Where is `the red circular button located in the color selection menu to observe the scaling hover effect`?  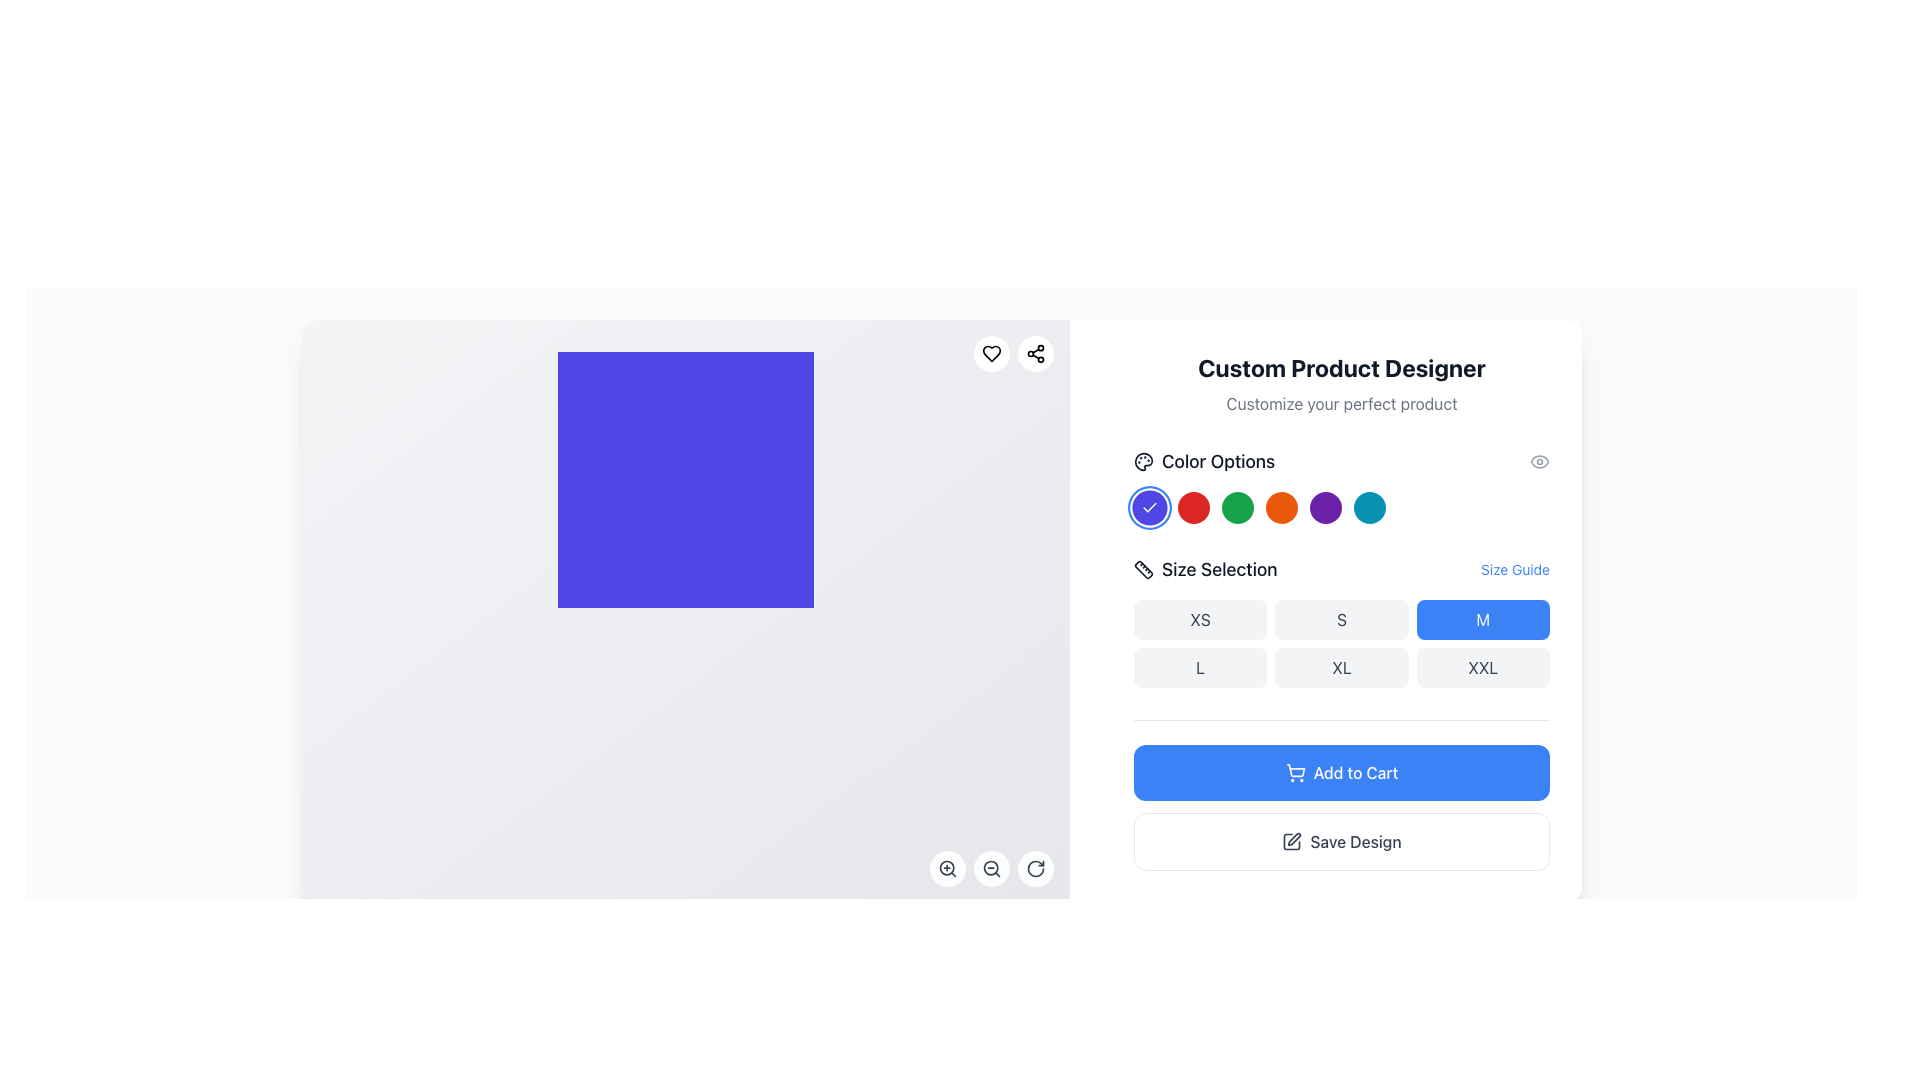
the red circular button located in the color selection menu to observe the scaling hover effect is located at coordinates (1194, 507).